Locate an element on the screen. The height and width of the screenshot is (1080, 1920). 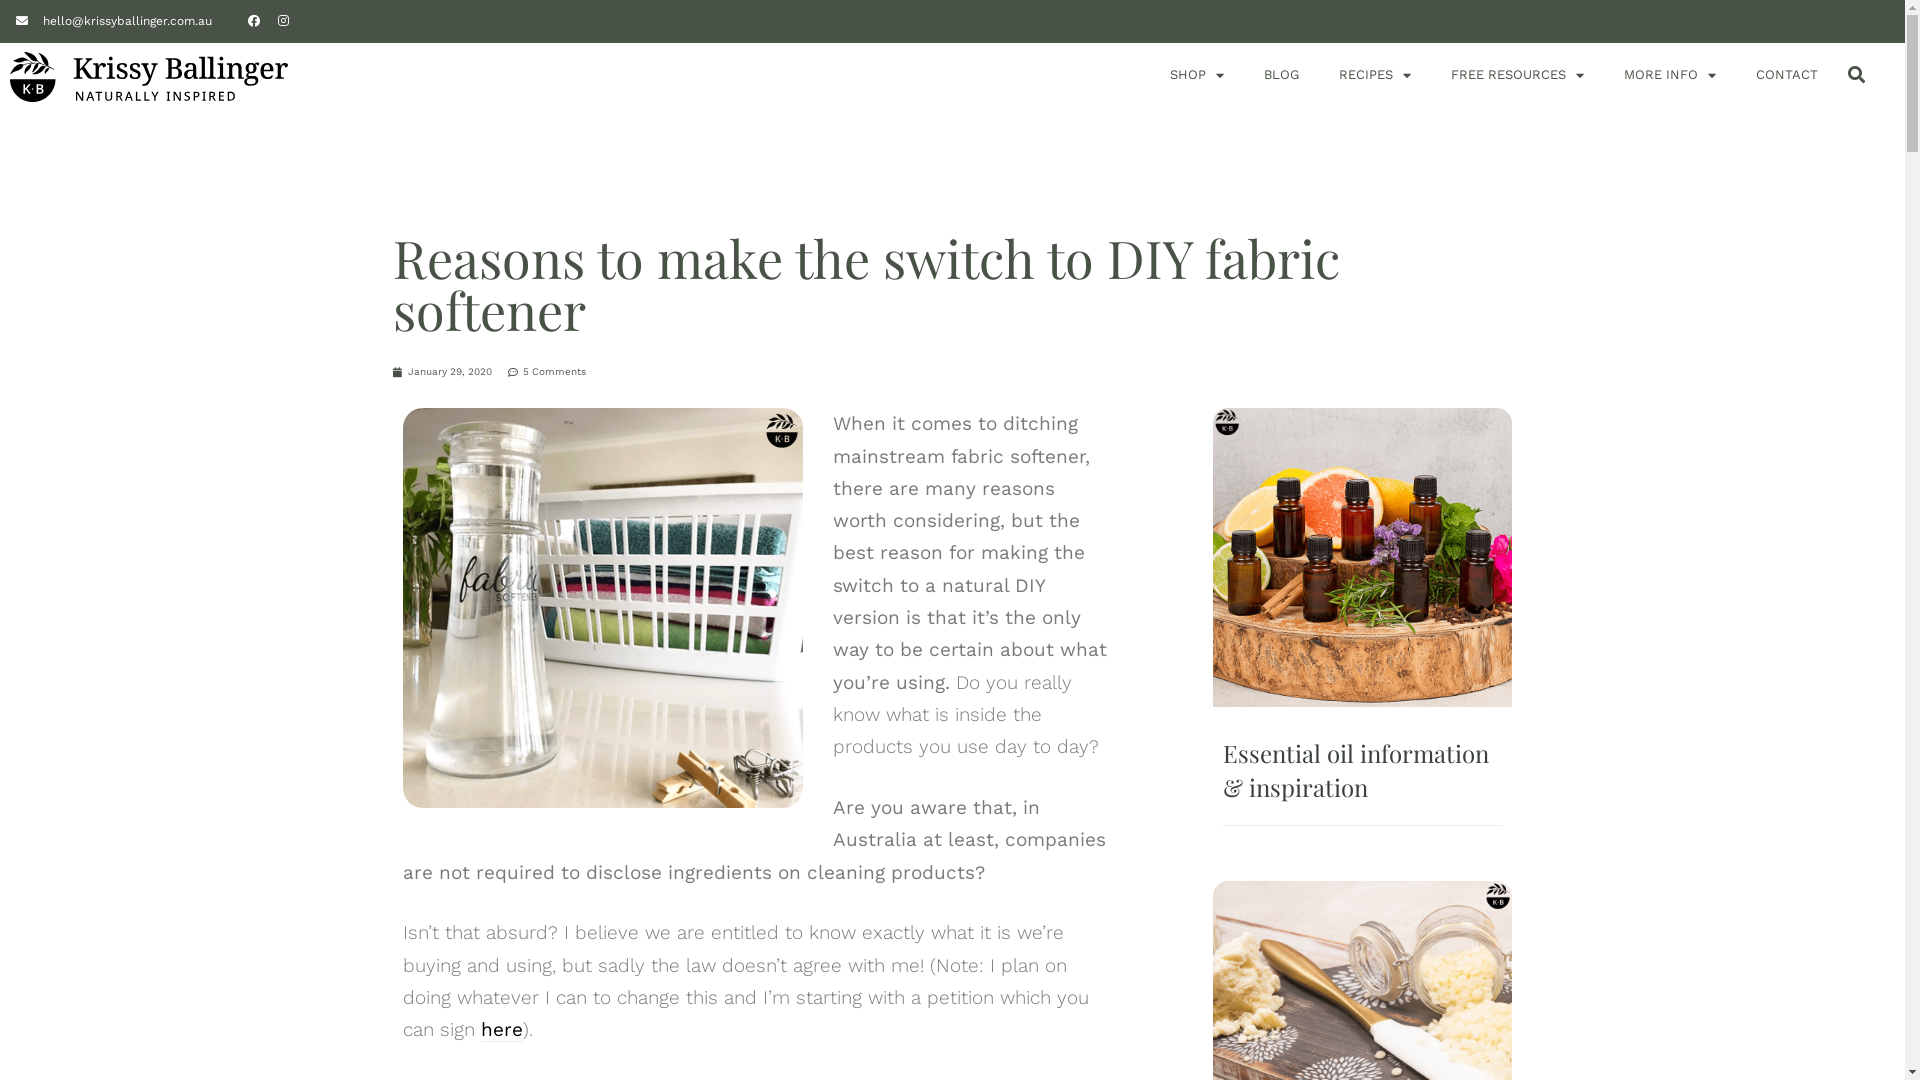
'here' is located at coordinates (500, 1029).